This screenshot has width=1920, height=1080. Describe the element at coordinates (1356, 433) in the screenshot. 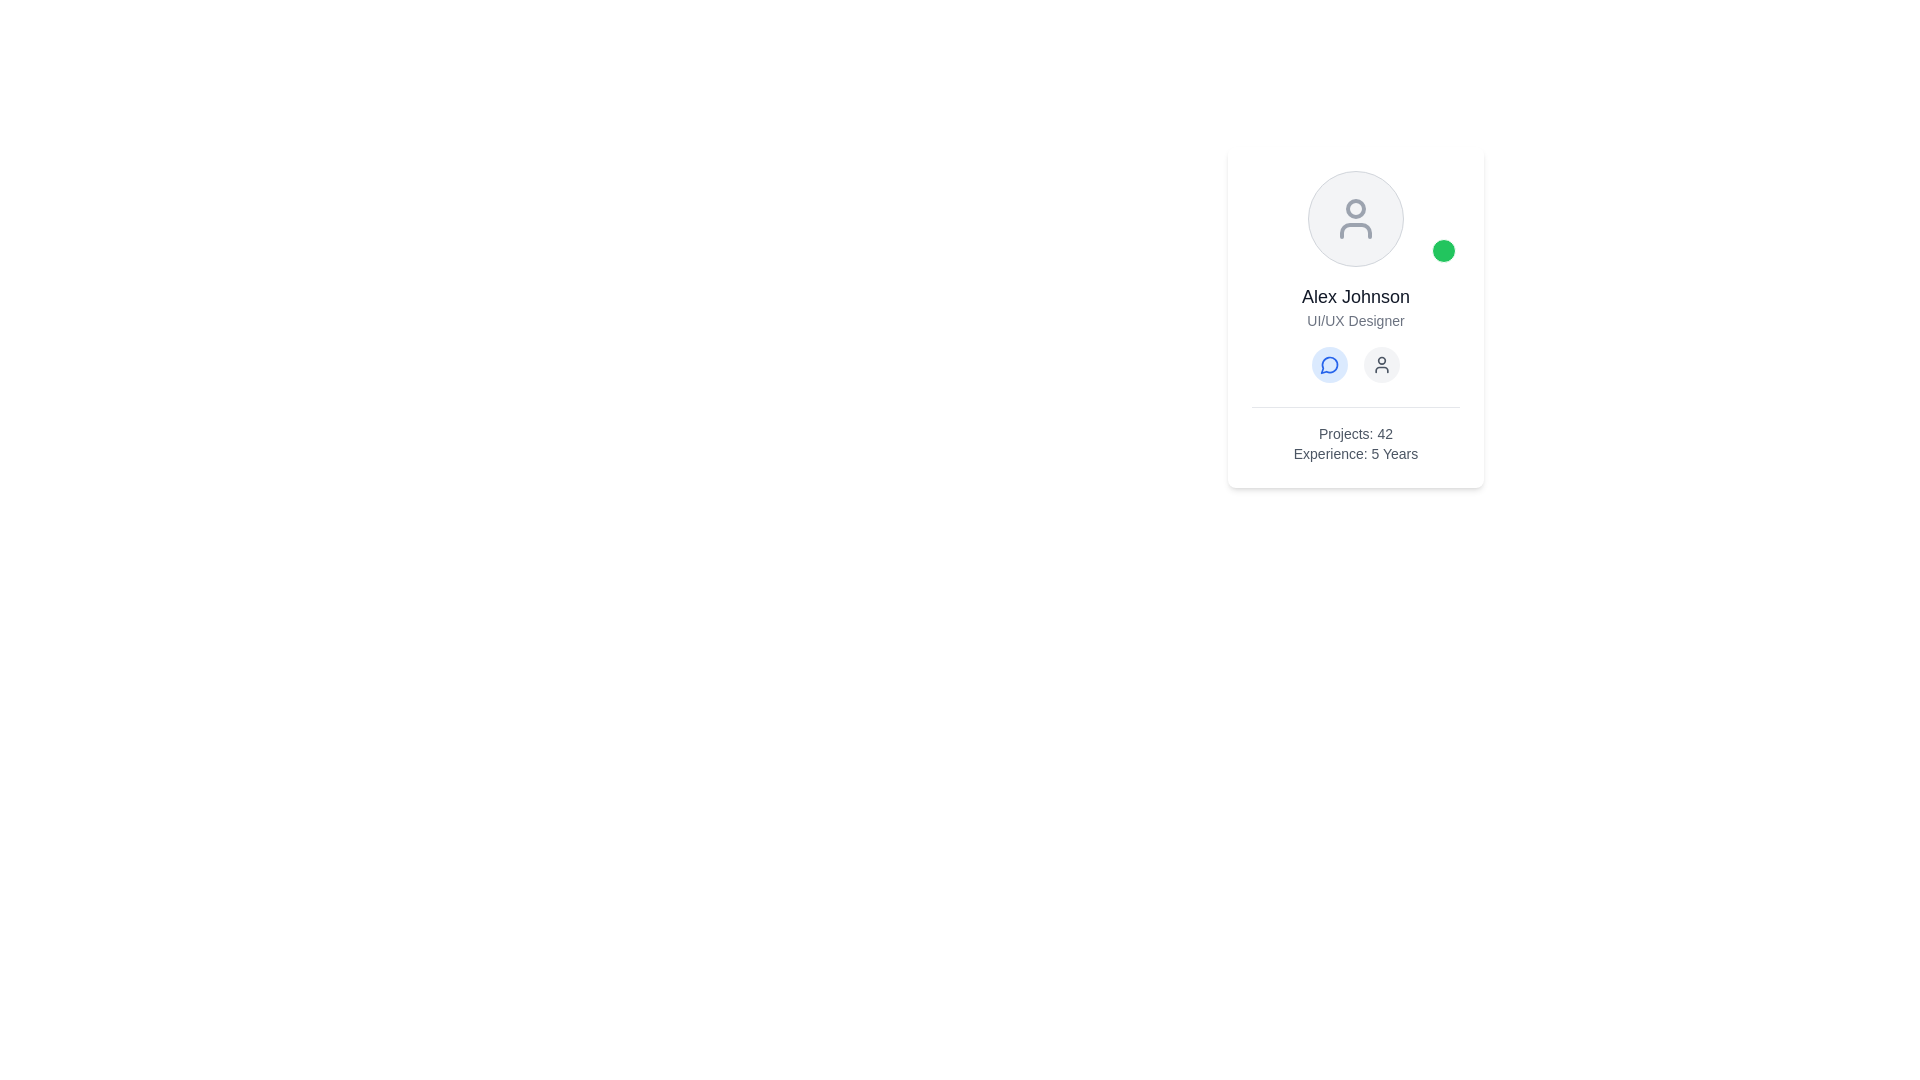

I see `summary metric displayed on the Text Label indicating the number of projects associated with the user, which is located above the 'Experience: 5 Years' label and below a horizontal divider line in the vertical card-like layout` at that location.